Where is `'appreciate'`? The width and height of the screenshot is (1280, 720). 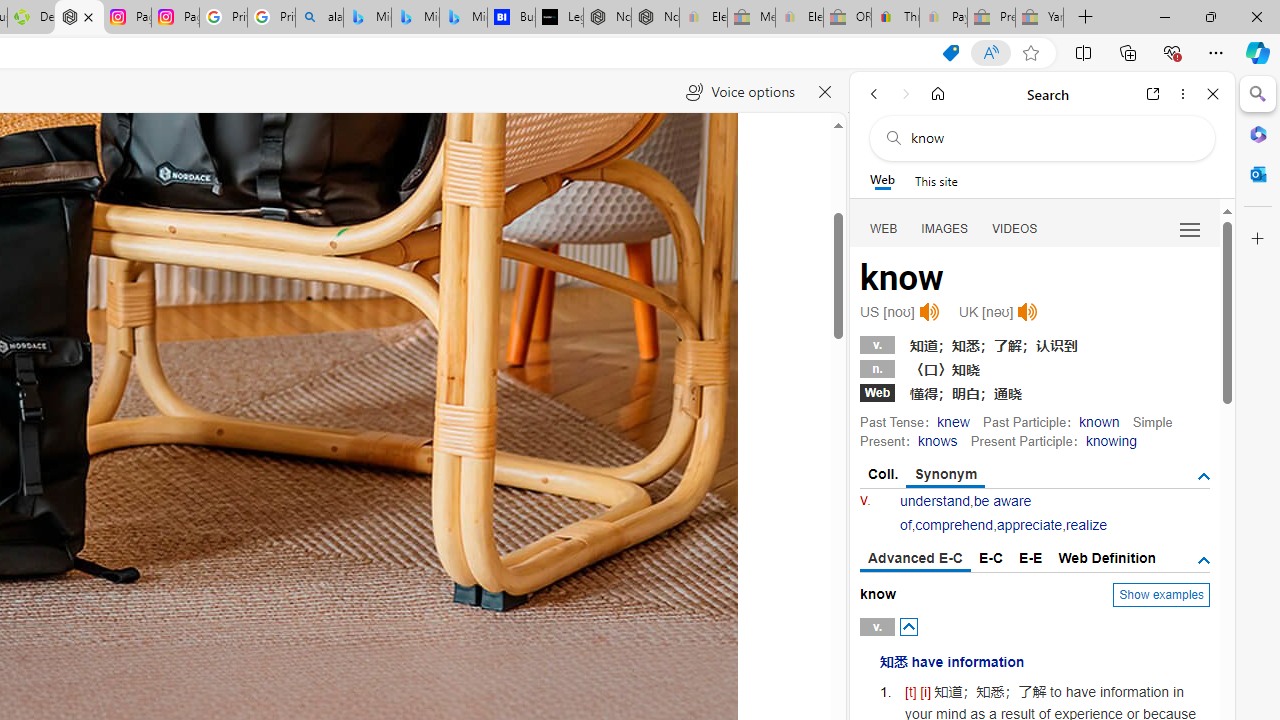 'appreciate' is located at coordinates (1029, 524).